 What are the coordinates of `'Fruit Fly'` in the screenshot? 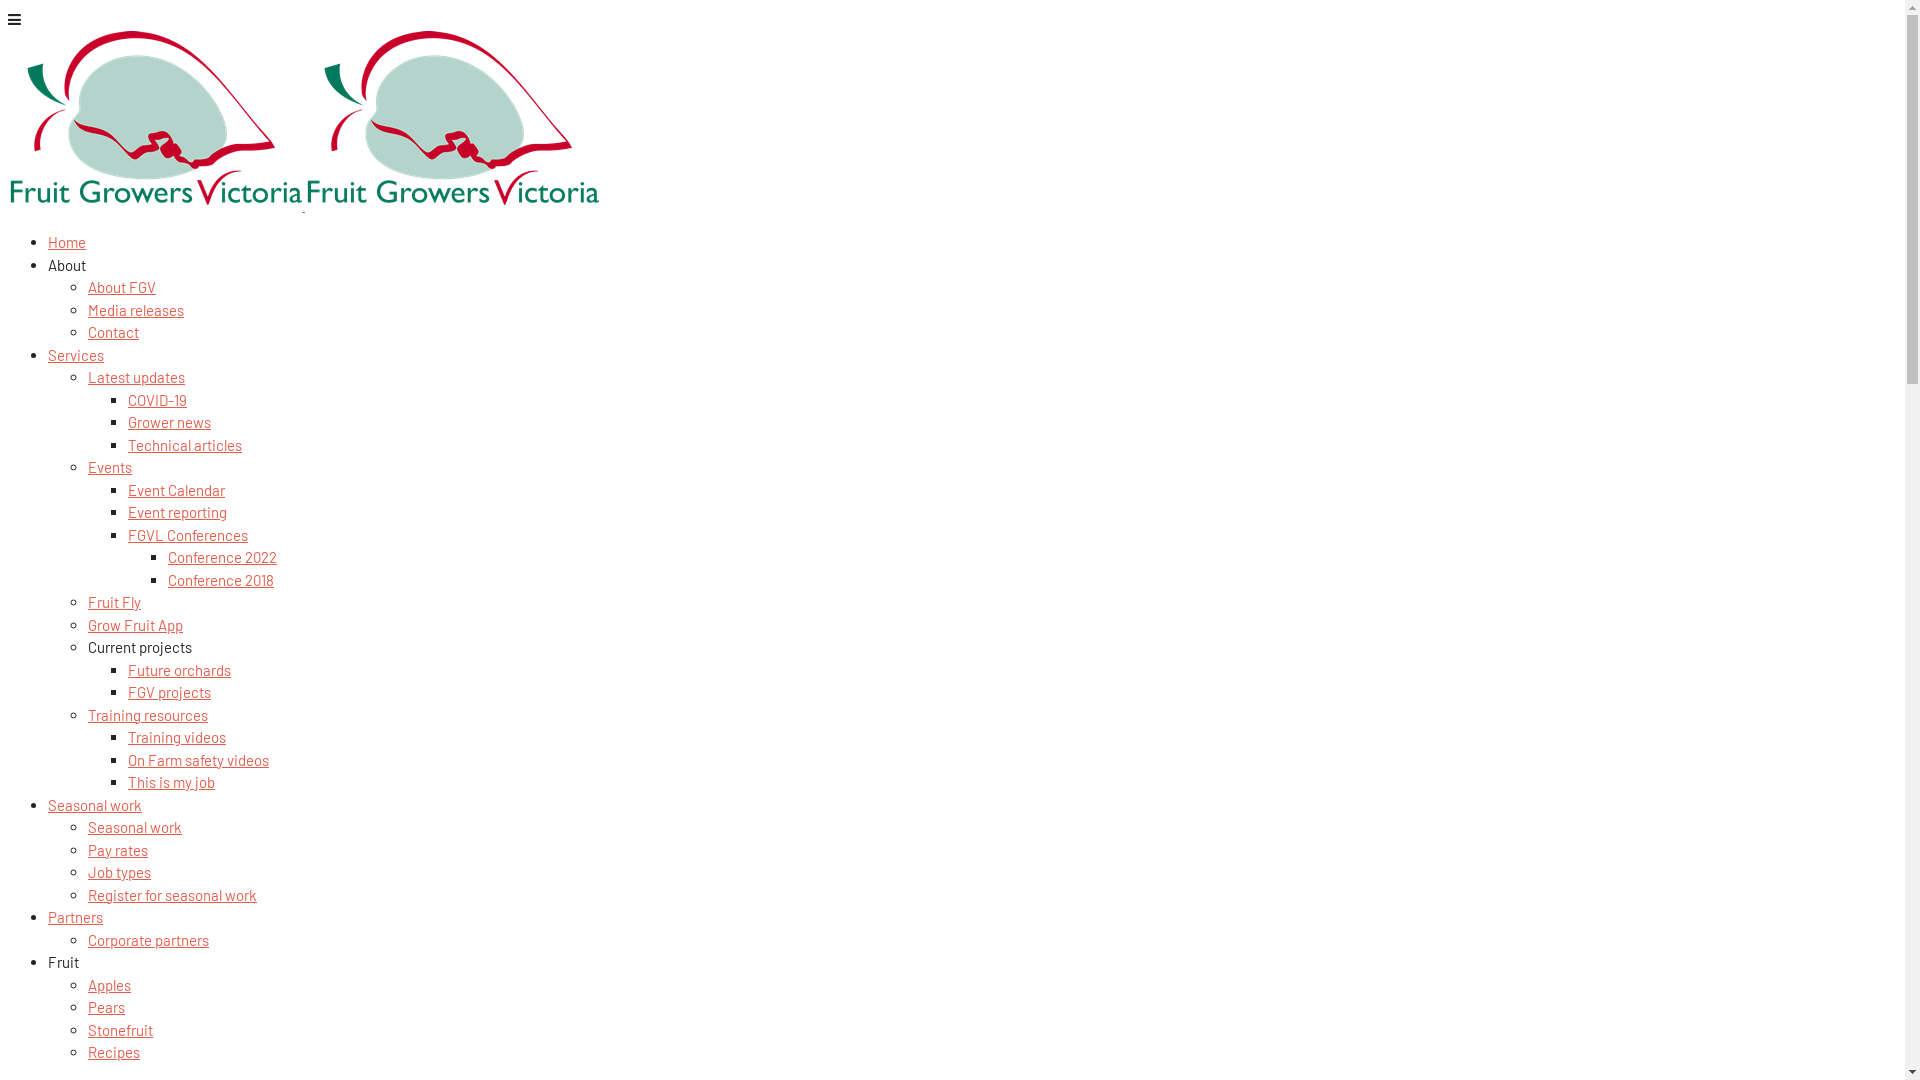 It's located at (113, 600).